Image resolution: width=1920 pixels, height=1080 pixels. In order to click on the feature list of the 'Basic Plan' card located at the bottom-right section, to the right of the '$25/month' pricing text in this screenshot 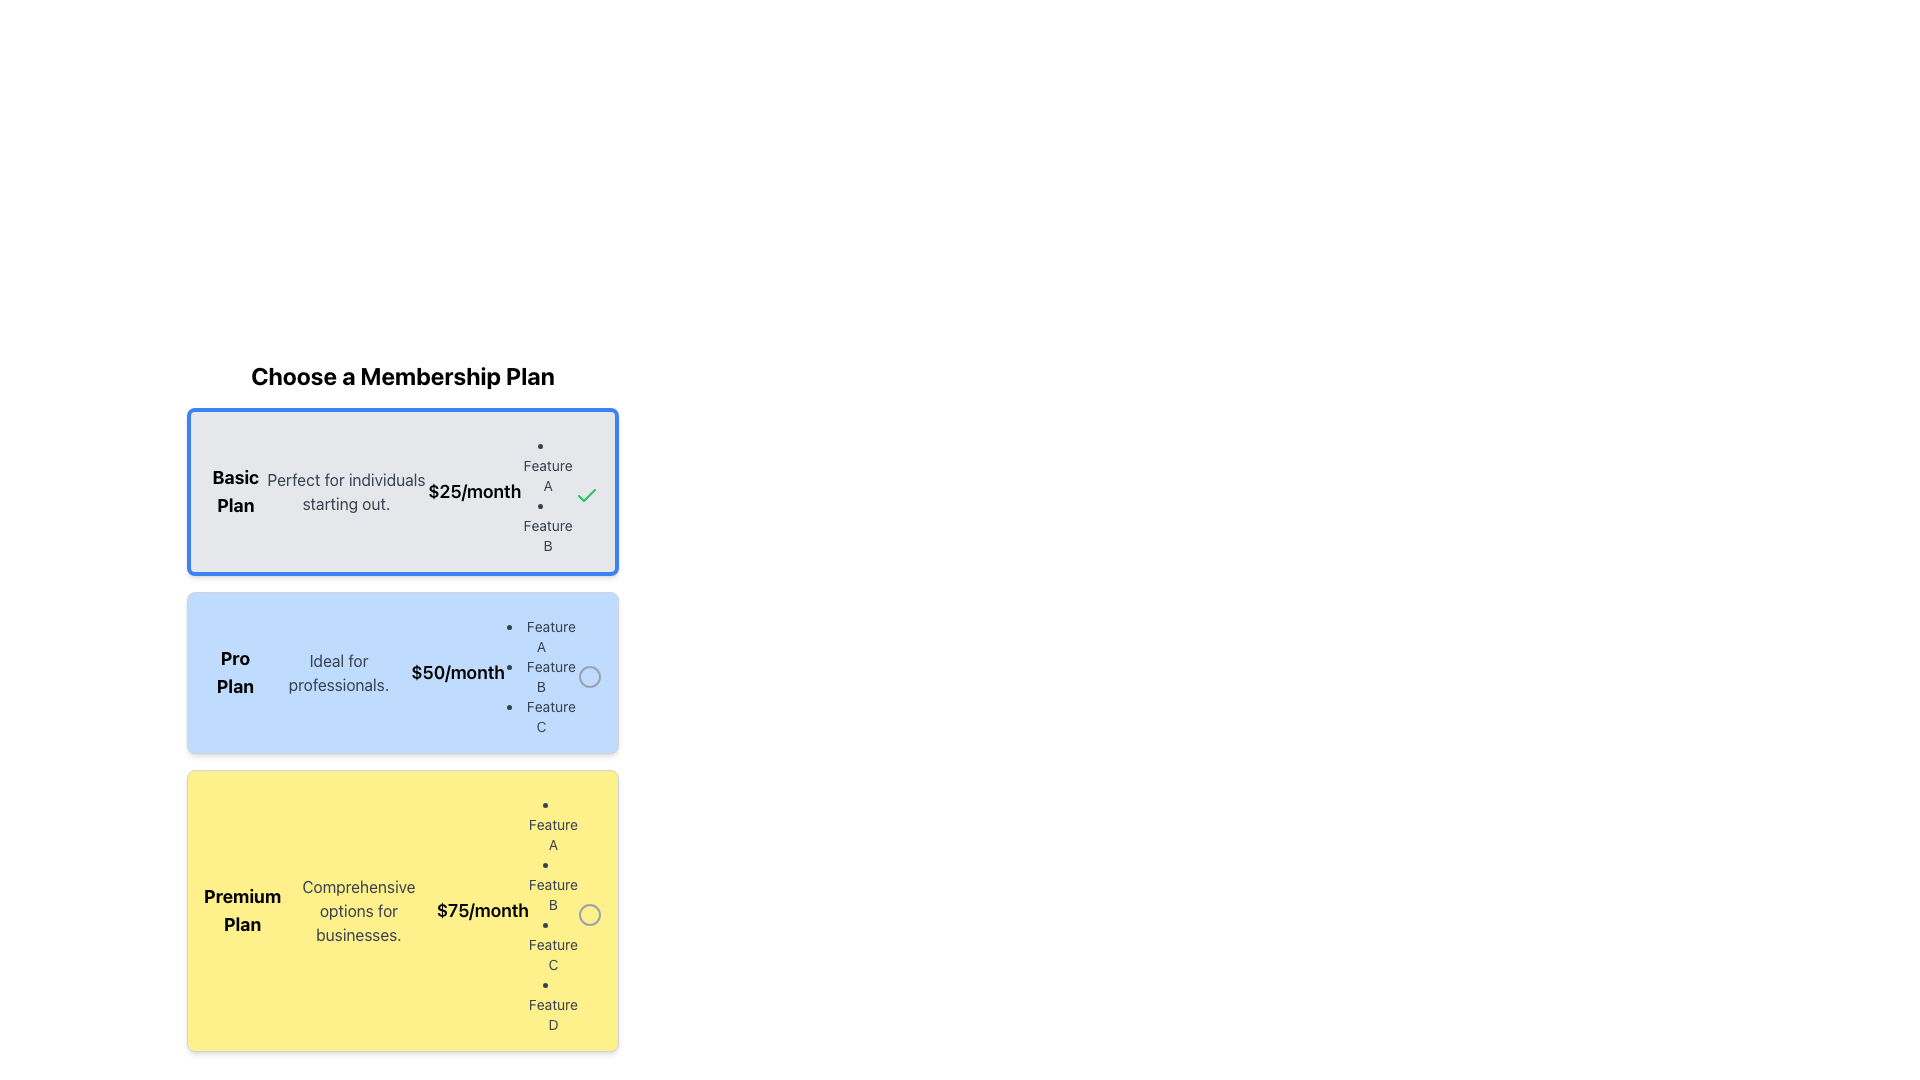, I will do `click(548, 492)`.